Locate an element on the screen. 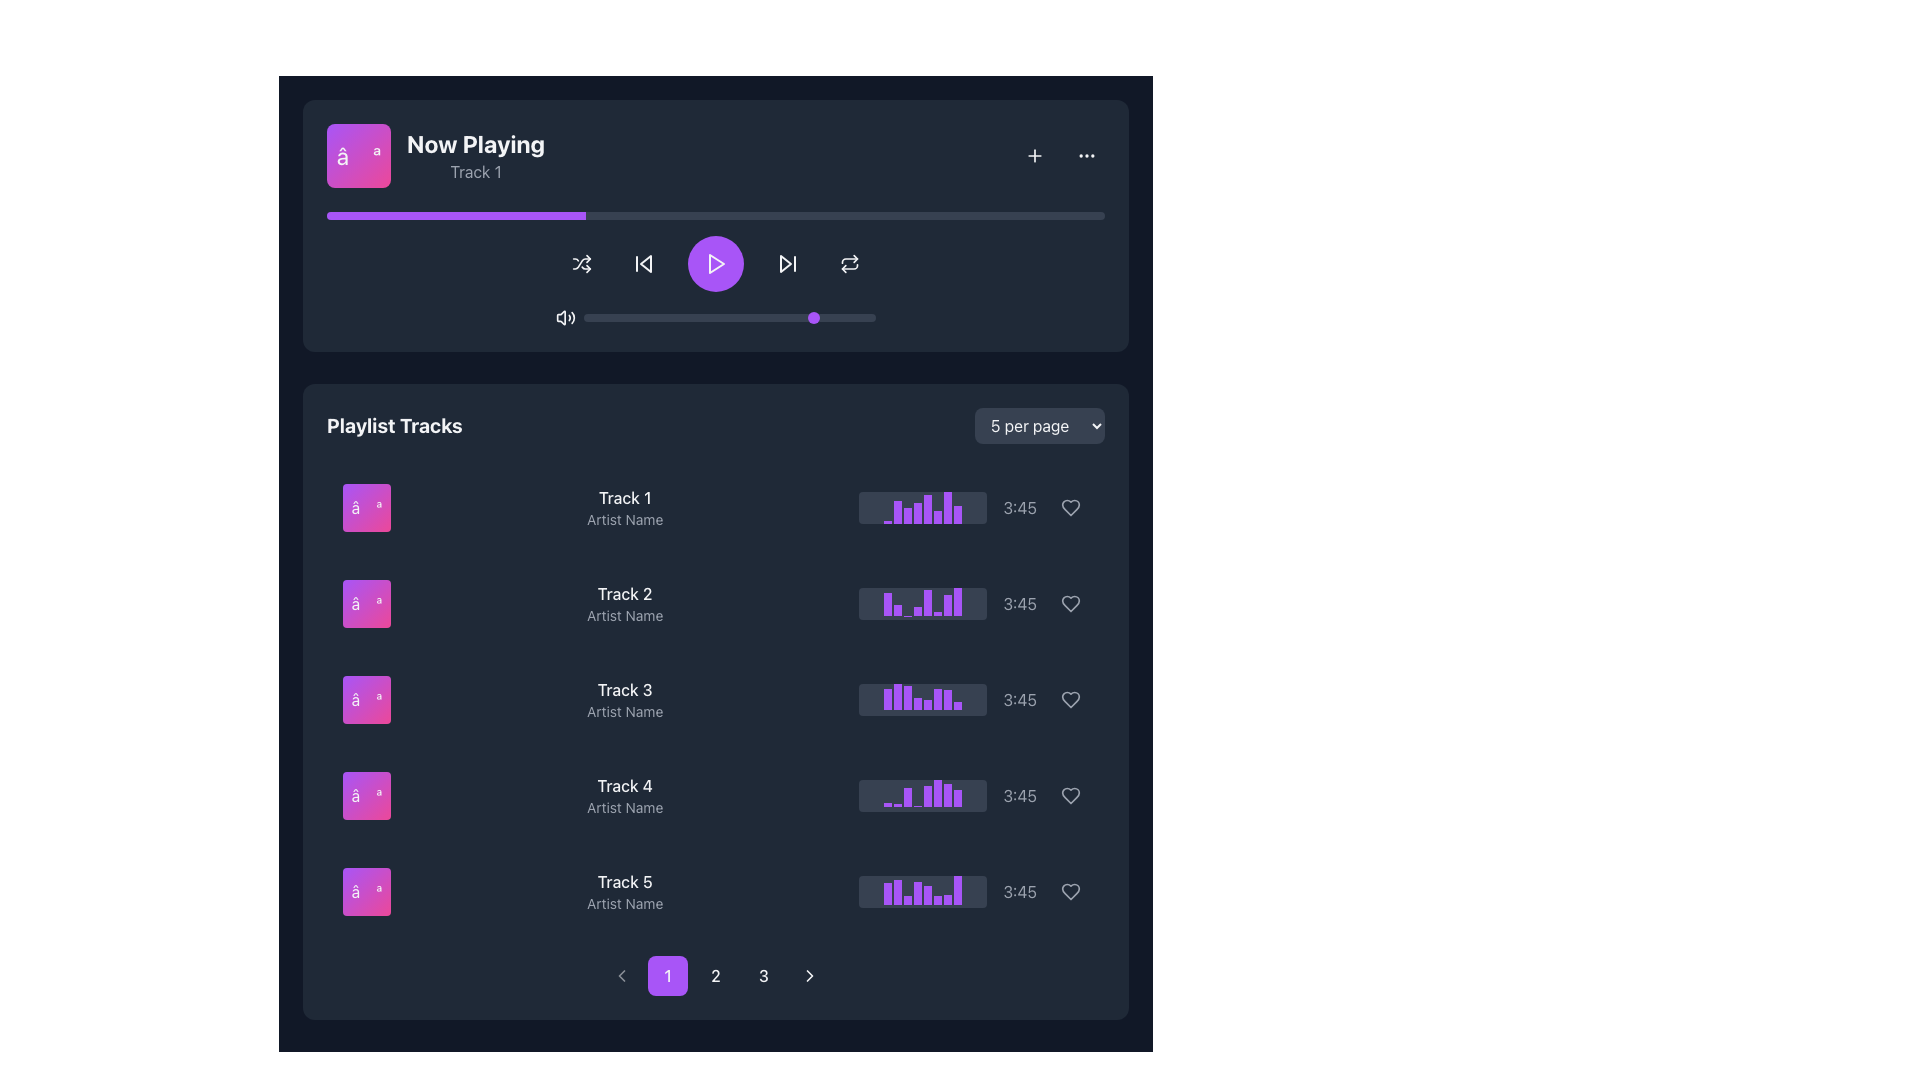 The image size is (1920, 1080). the heart-shaped icon is located at coordinates (1069, 890).